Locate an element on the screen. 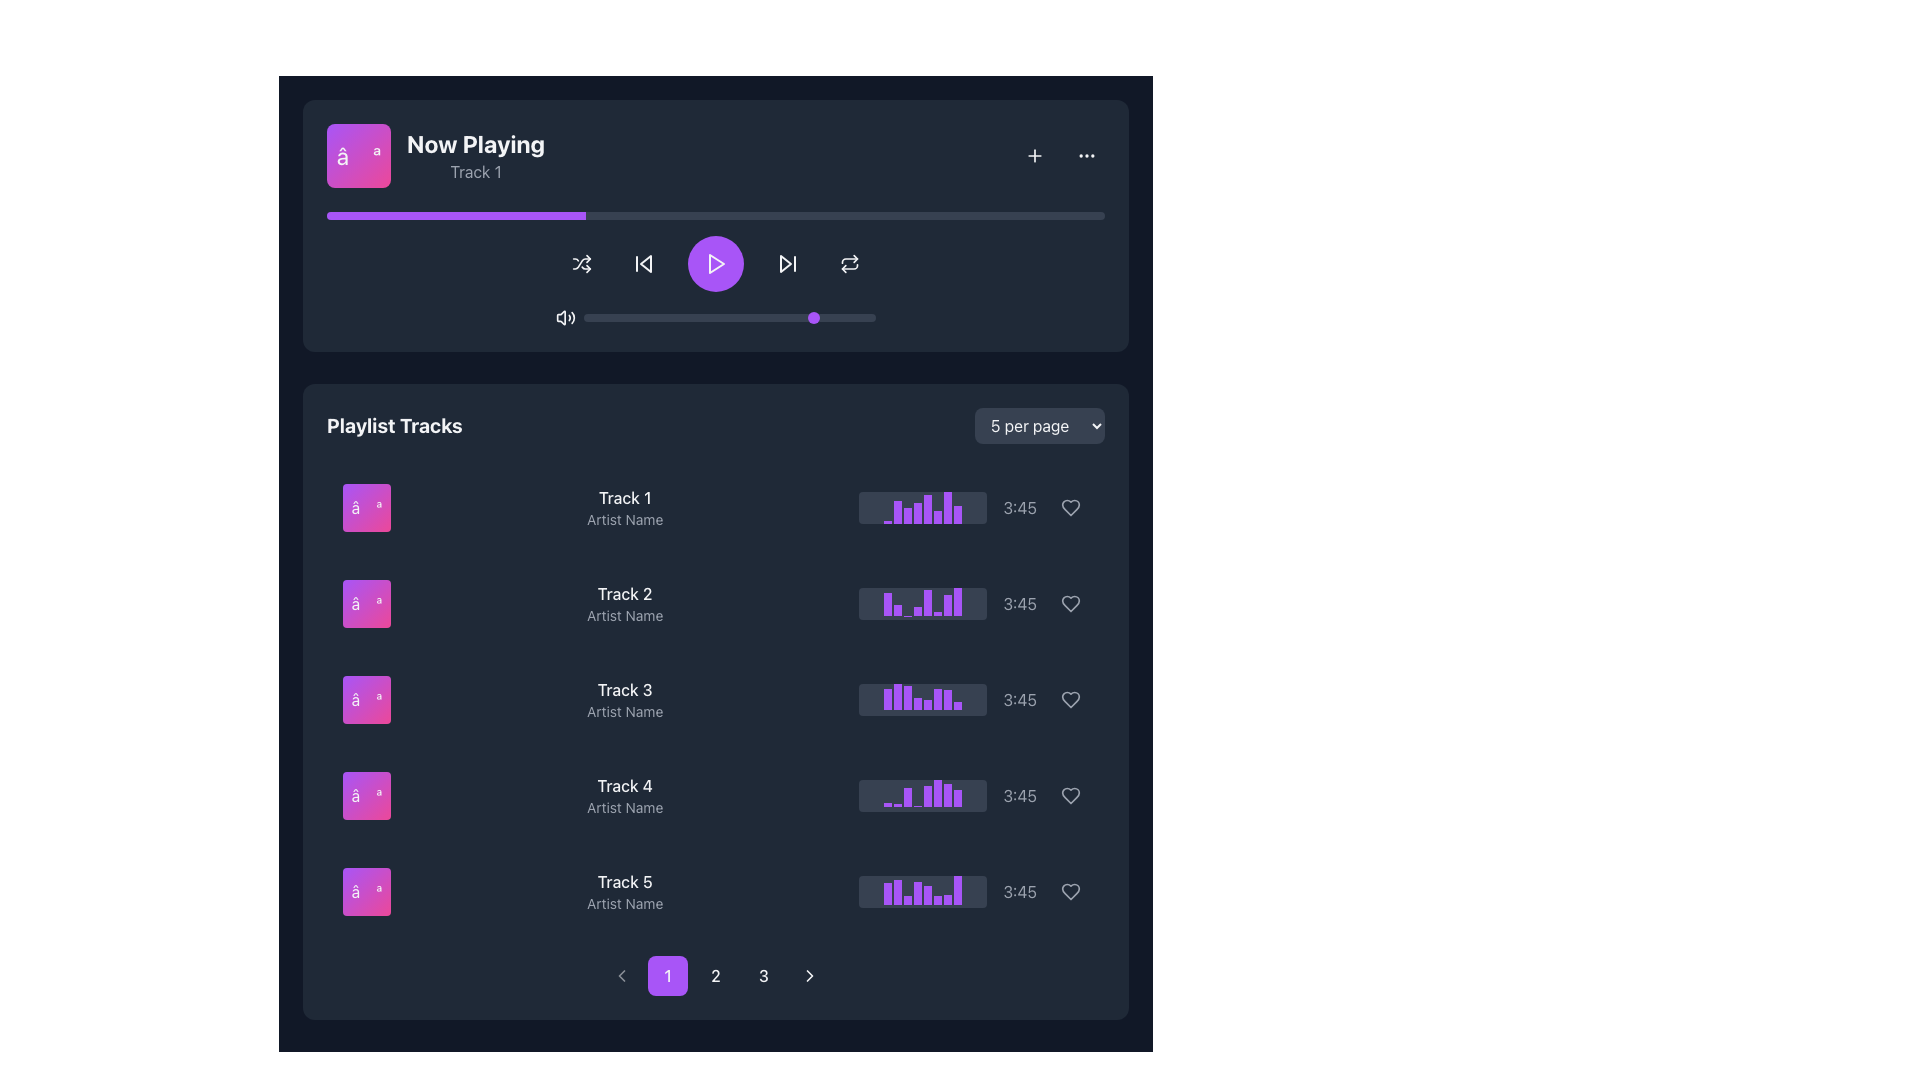 The image size is (1920, 1080). the heart-shaped icon is located at coordinates (1069, 890).